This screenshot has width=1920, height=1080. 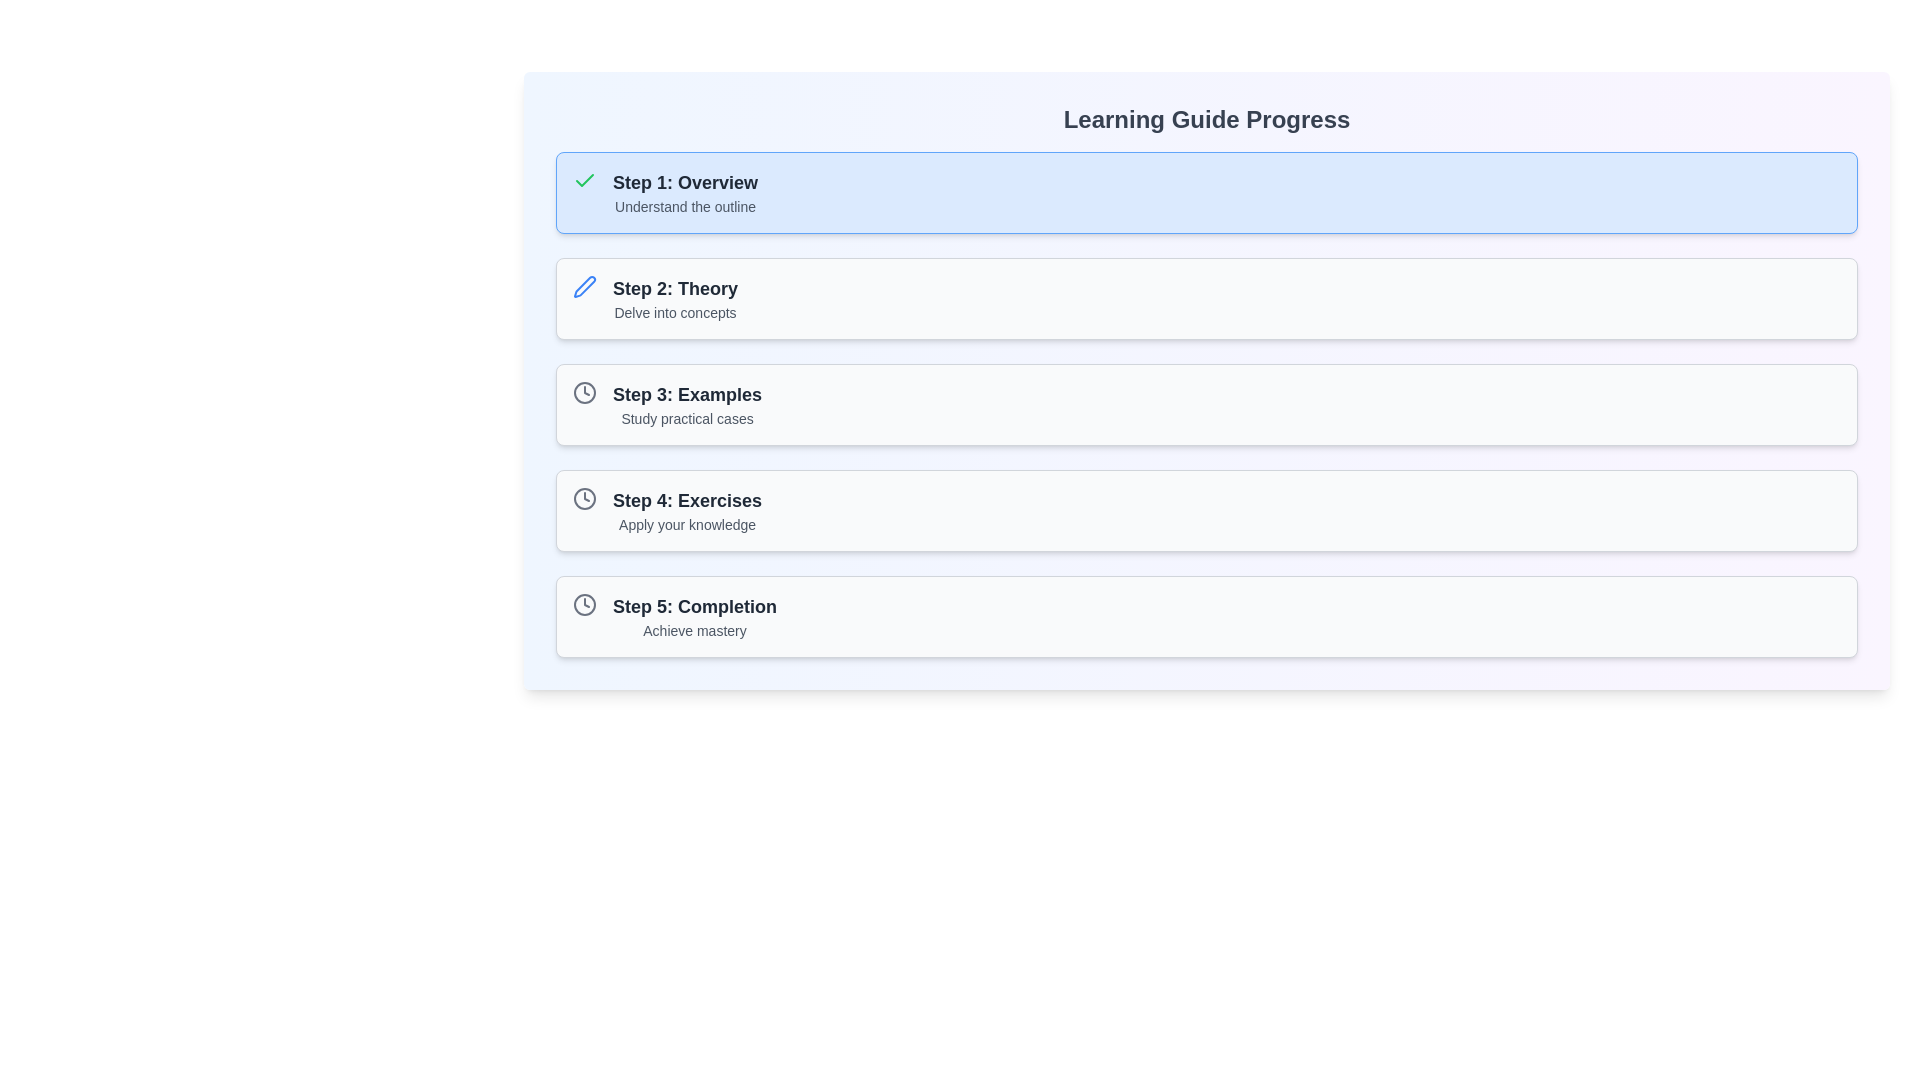 What do you see at coordinates (1205, 616) in the screenshot?
I see `the Card element titled 'Step 5: Completion' with a light gray background and darker gray border, which is the last in a vertically stacked list under 'Learning Guide Progress'` at bounding box center [1205, 616].